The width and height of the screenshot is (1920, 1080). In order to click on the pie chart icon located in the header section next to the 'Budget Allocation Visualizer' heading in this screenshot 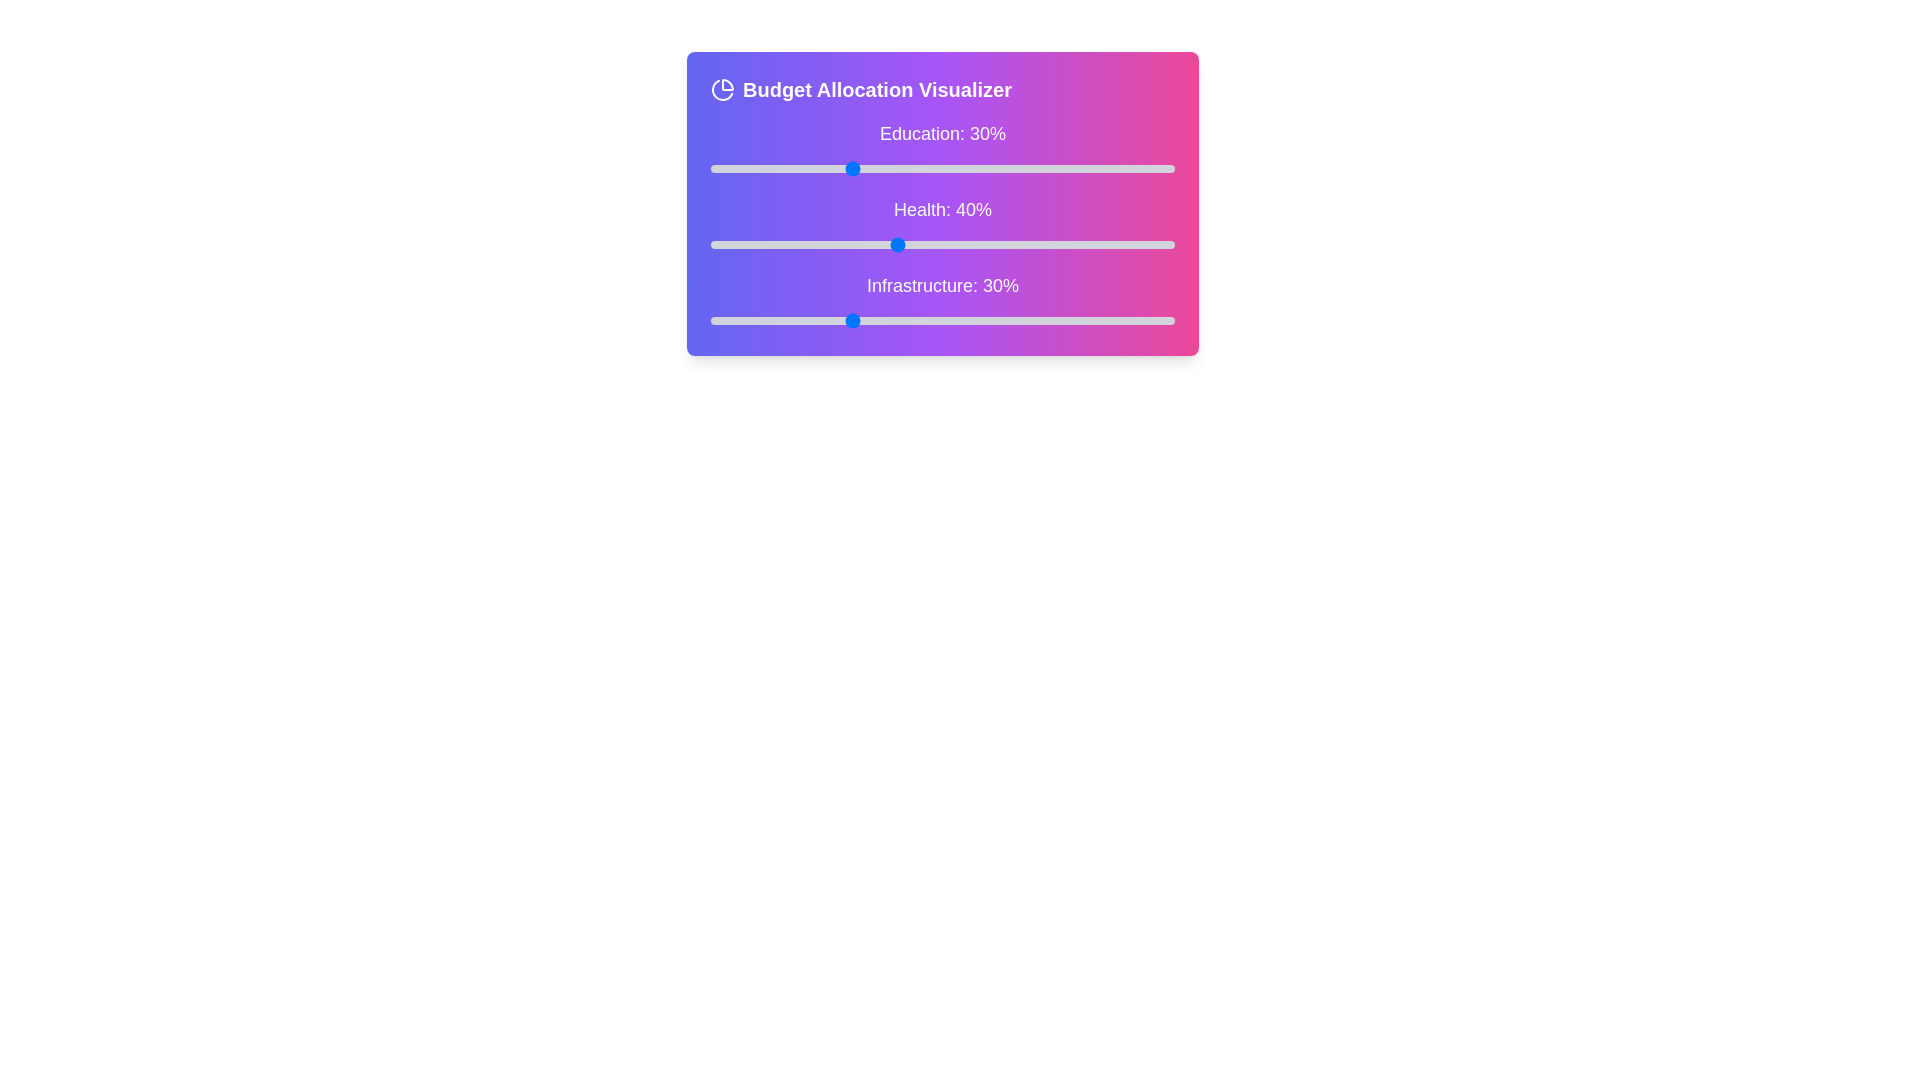, I will do `click(721, 90)`.